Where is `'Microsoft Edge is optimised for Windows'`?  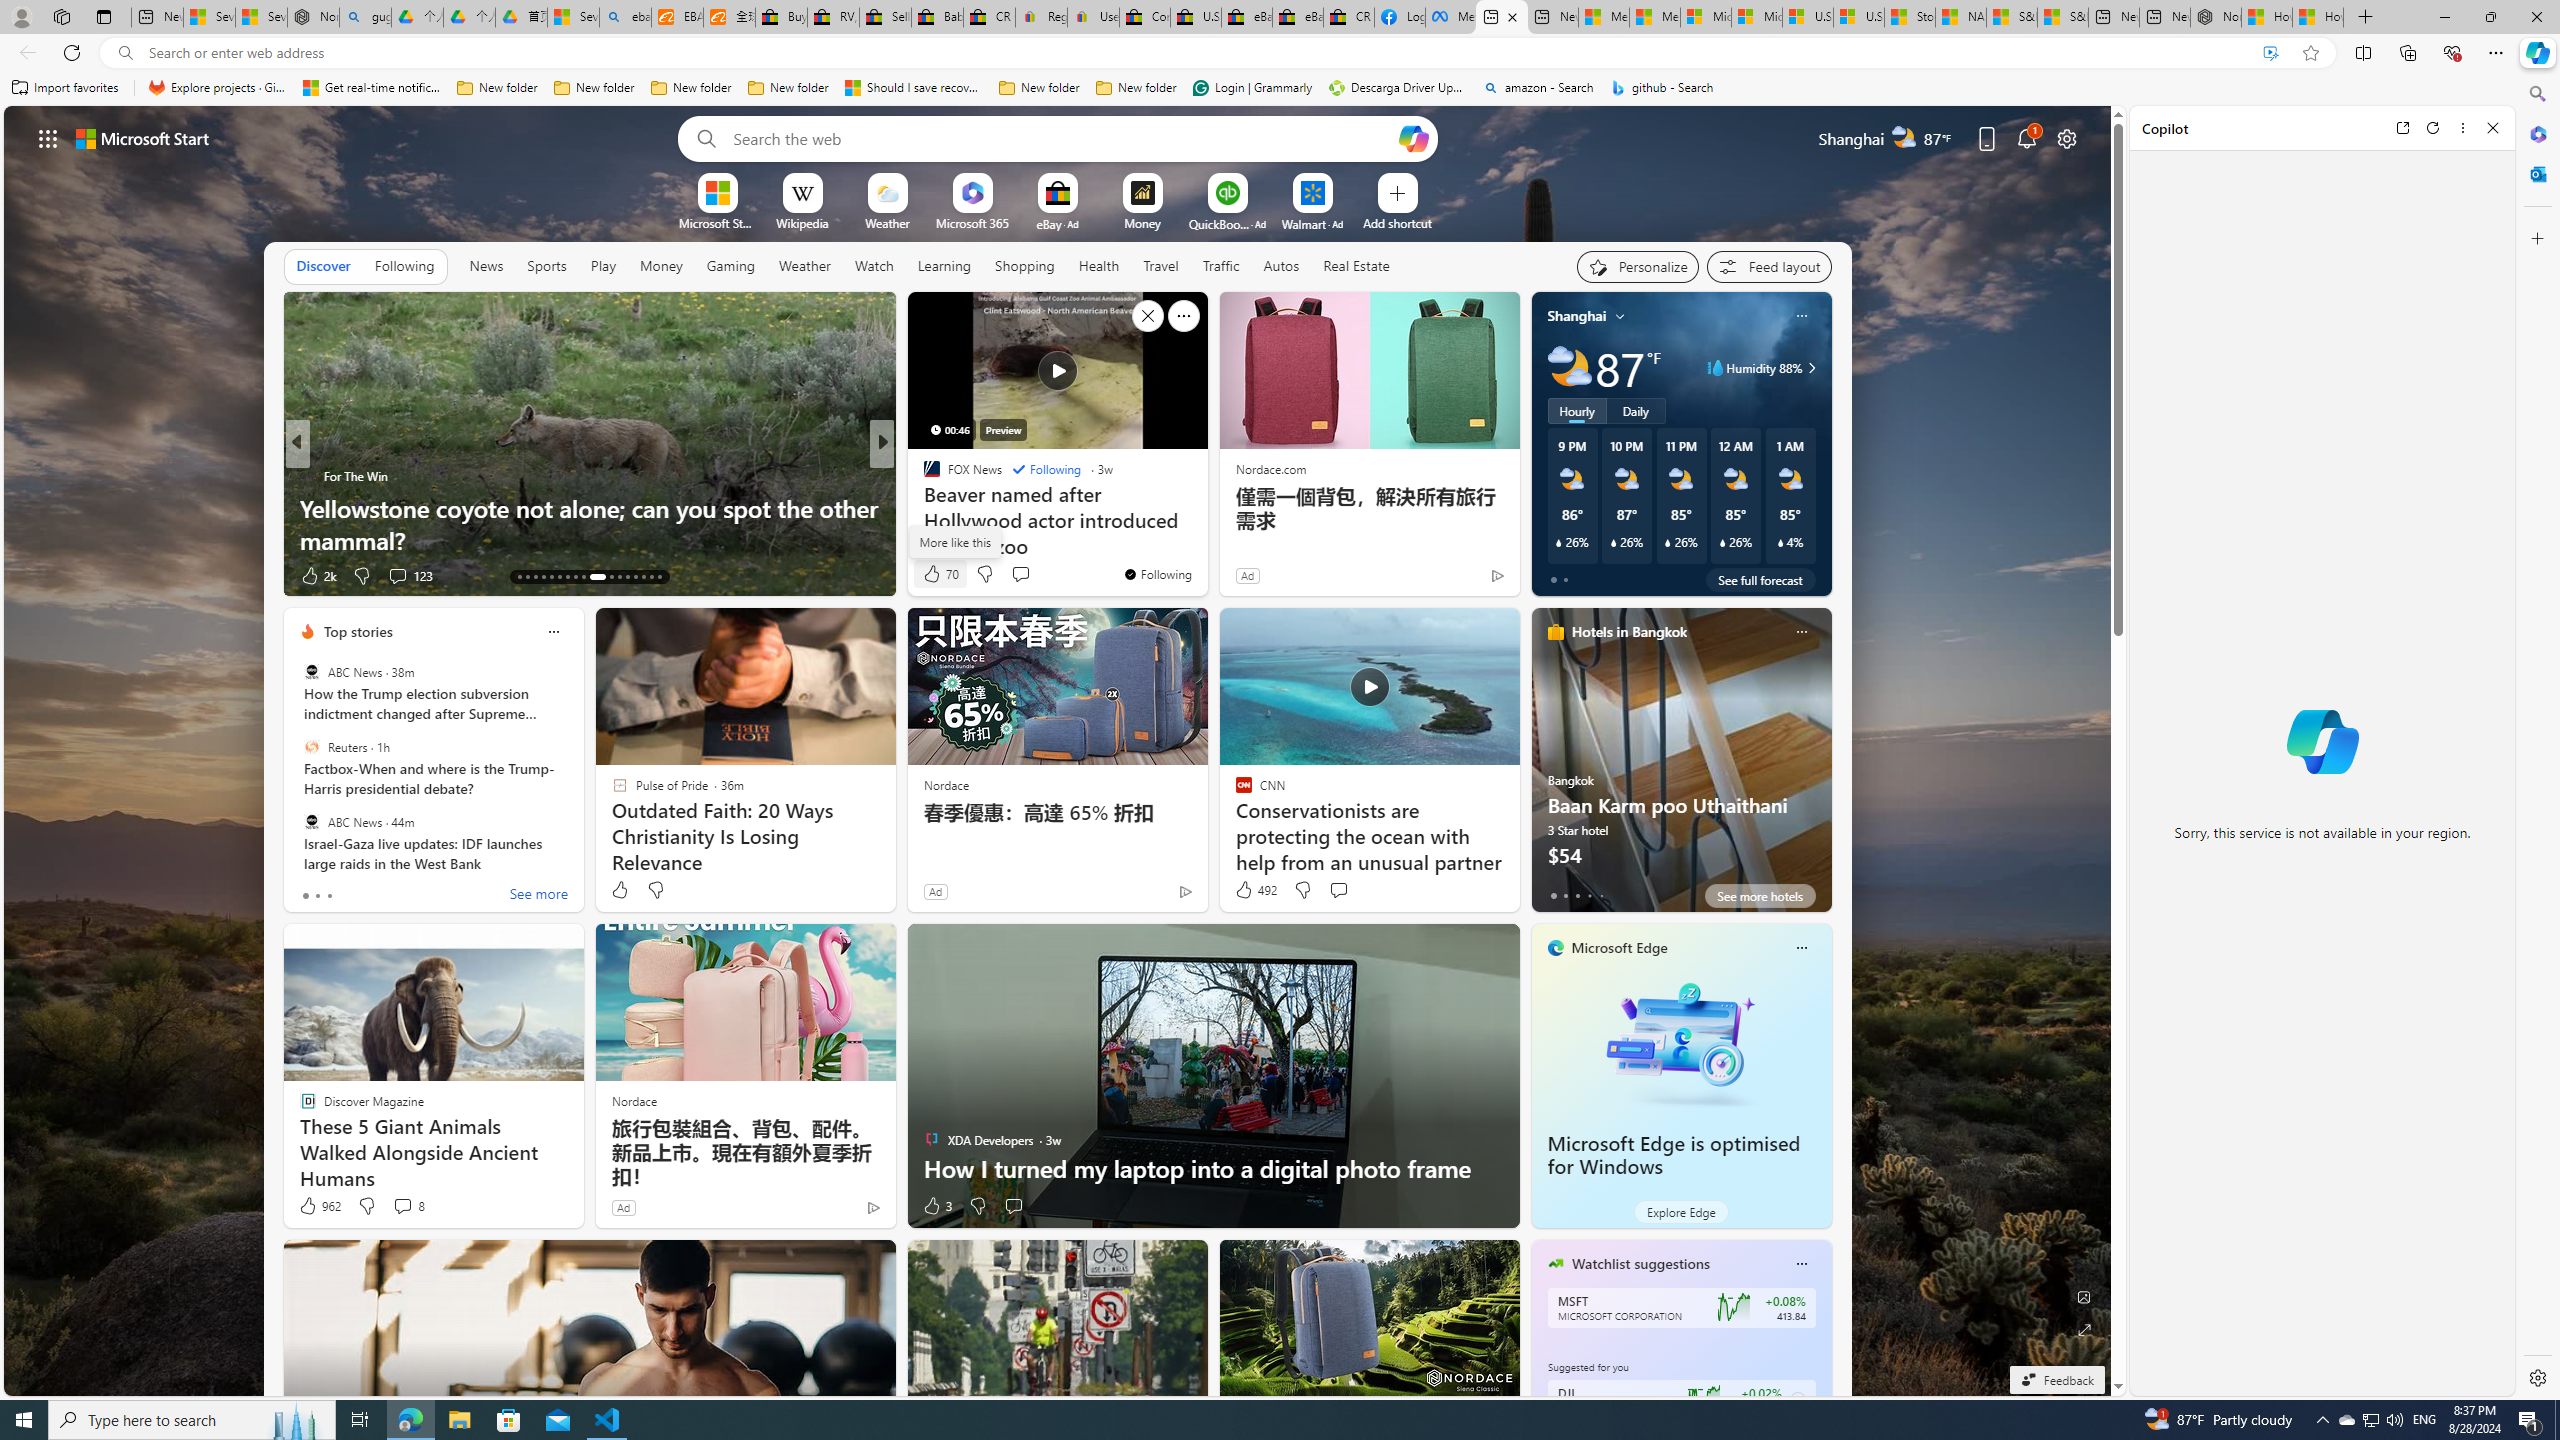 'Microsoft Edge is optimised for Windows' is located at coordinates (1679, 1041).